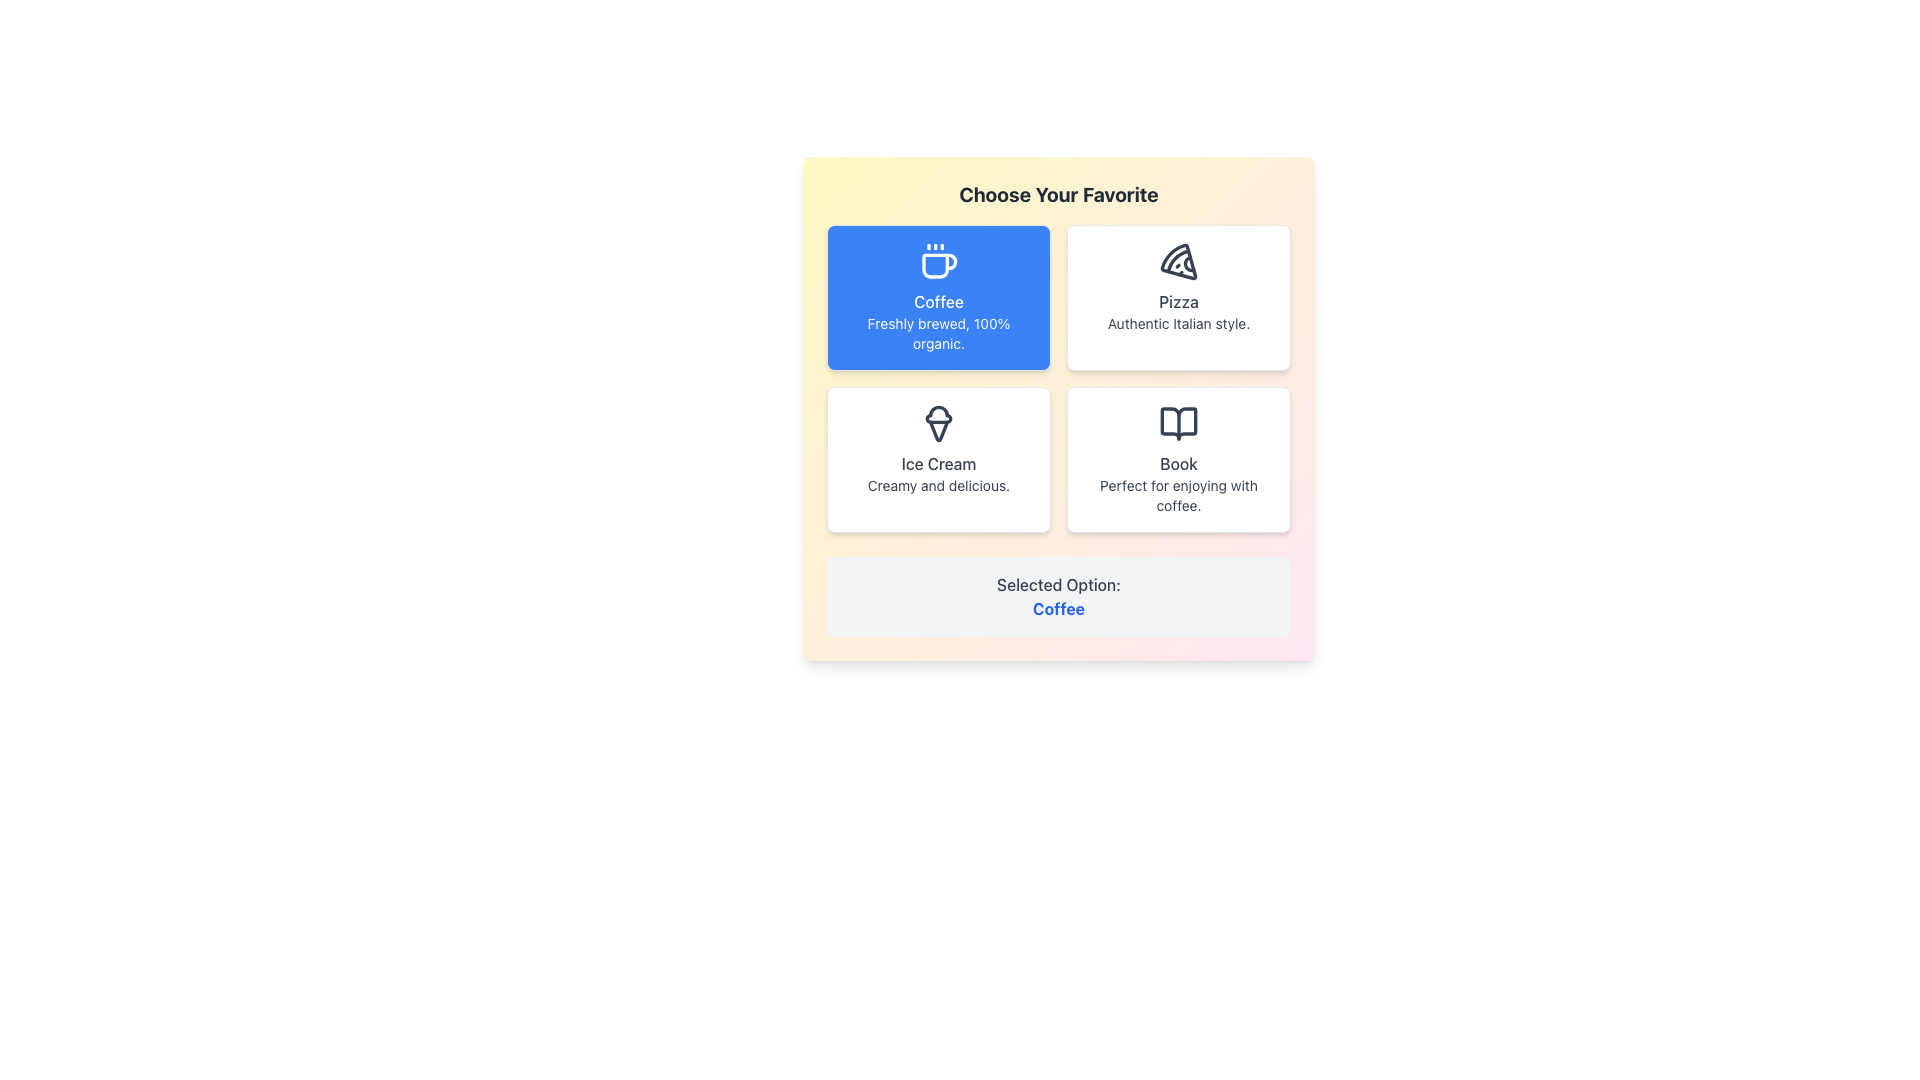 The image size is (1920, 1080). Describe the element at coordinates (938, 430) in the screenshot. I see `the decorative vector graphic element representing the base of an ice cream cone in the SVG icon located in the lower central region of the third box in a 2x2 grid layout` at that location.